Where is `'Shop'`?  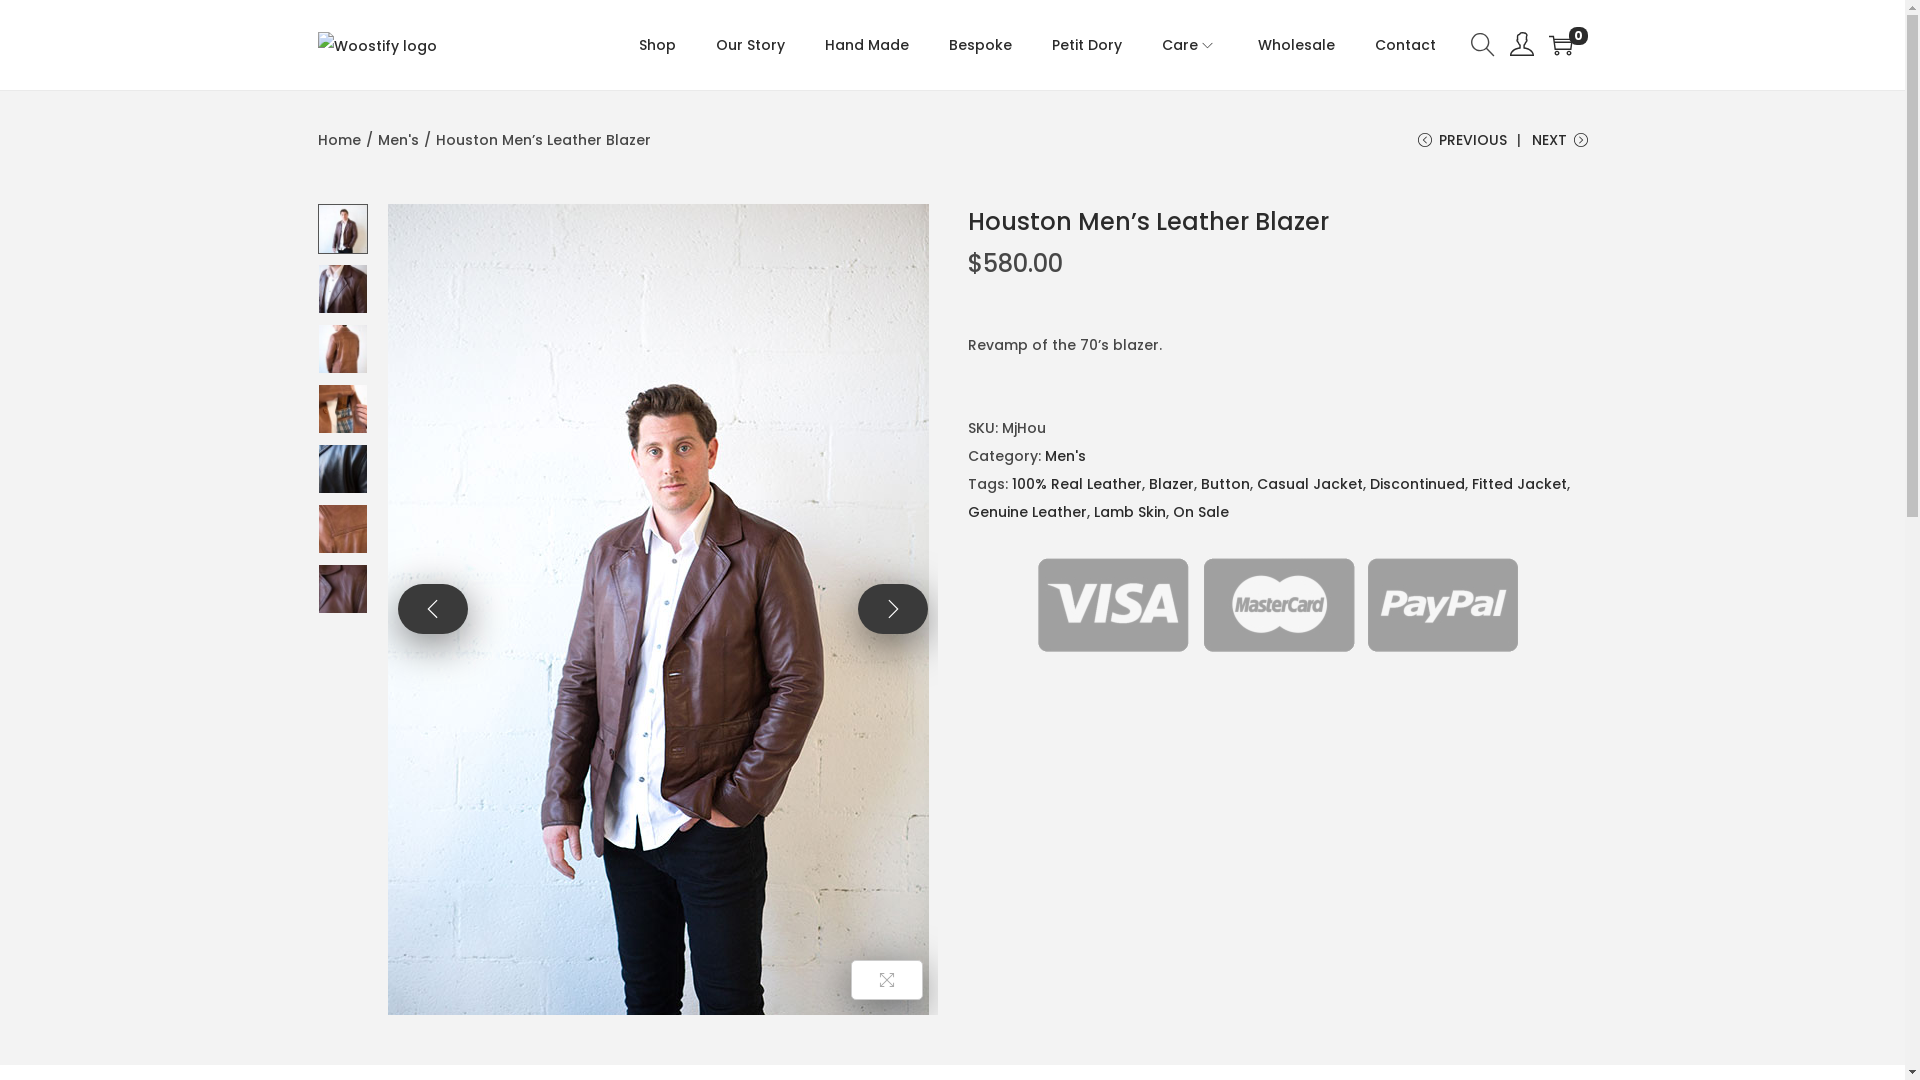 'Shop' is located at coordinates (637, 45).